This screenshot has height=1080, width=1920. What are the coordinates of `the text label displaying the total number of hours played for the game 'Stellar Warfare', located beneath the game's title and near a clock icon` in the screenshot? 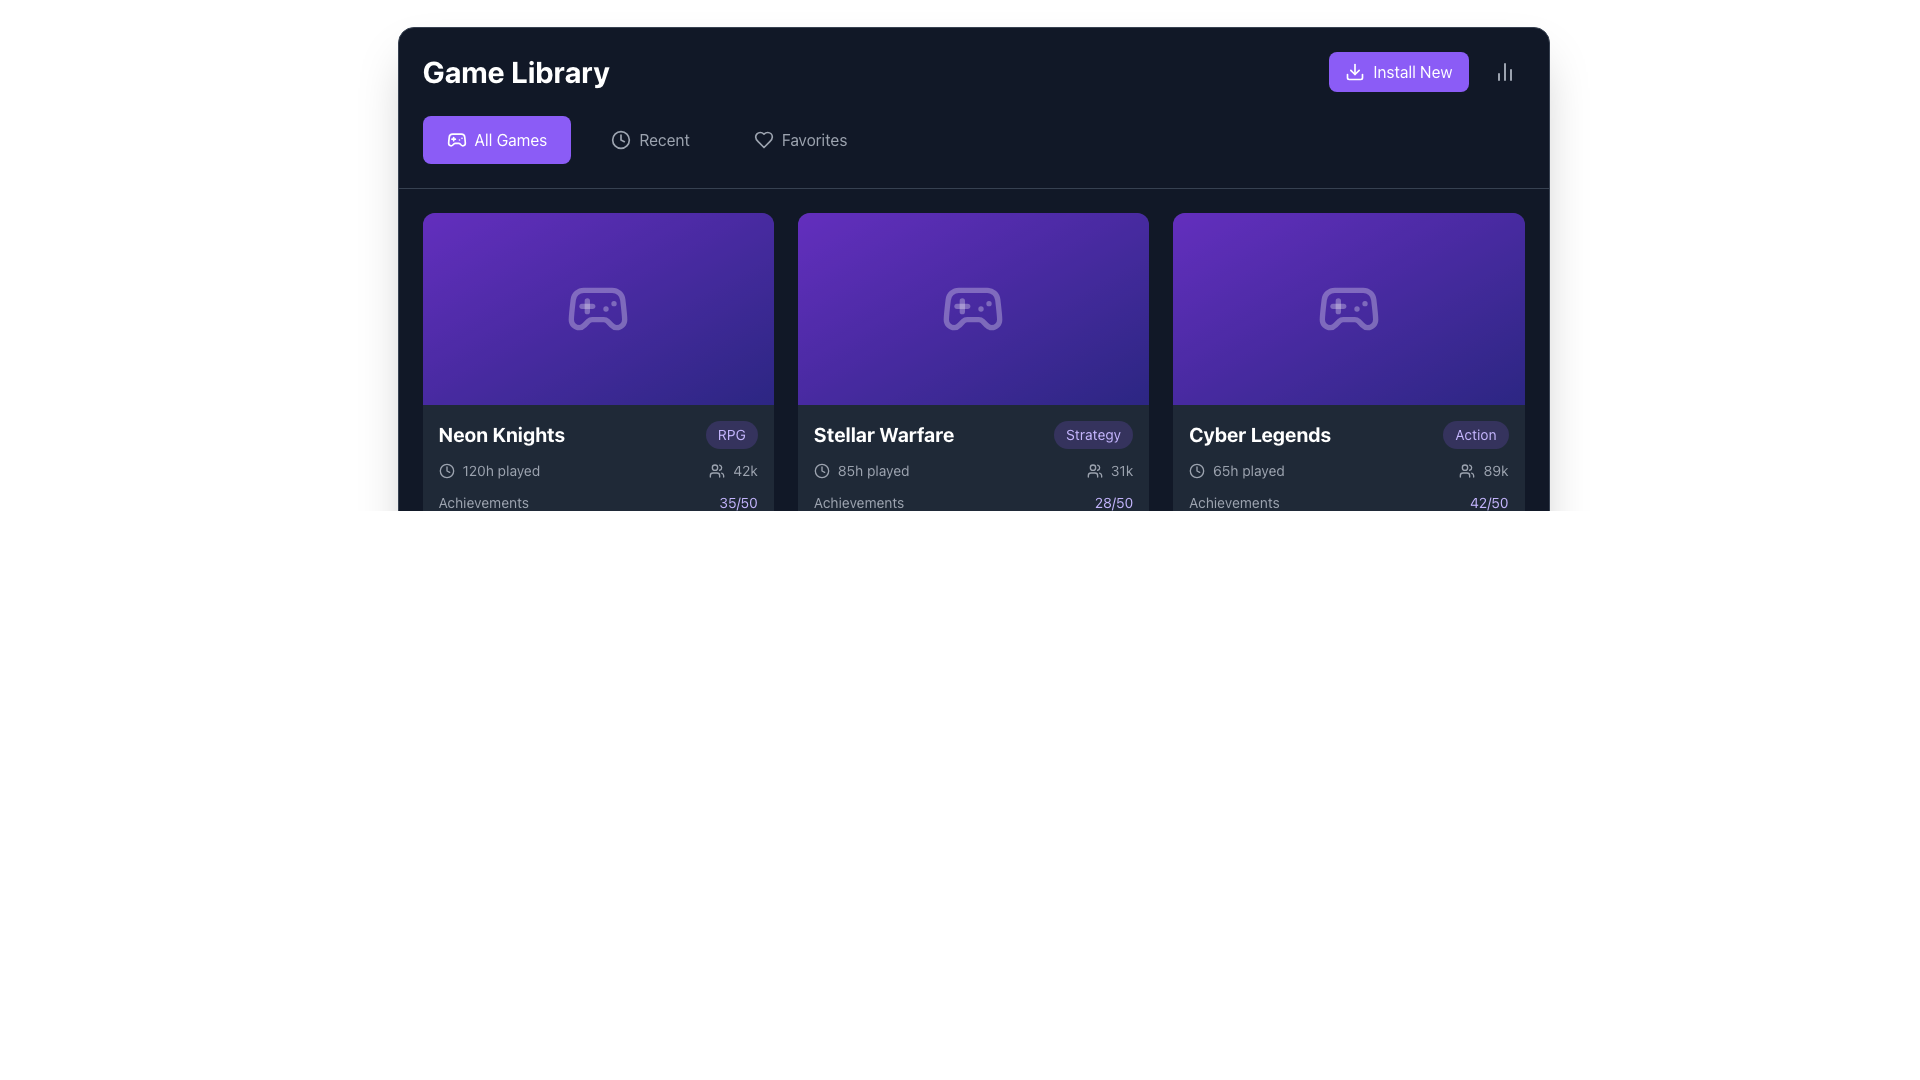 It's located at (873, 470).